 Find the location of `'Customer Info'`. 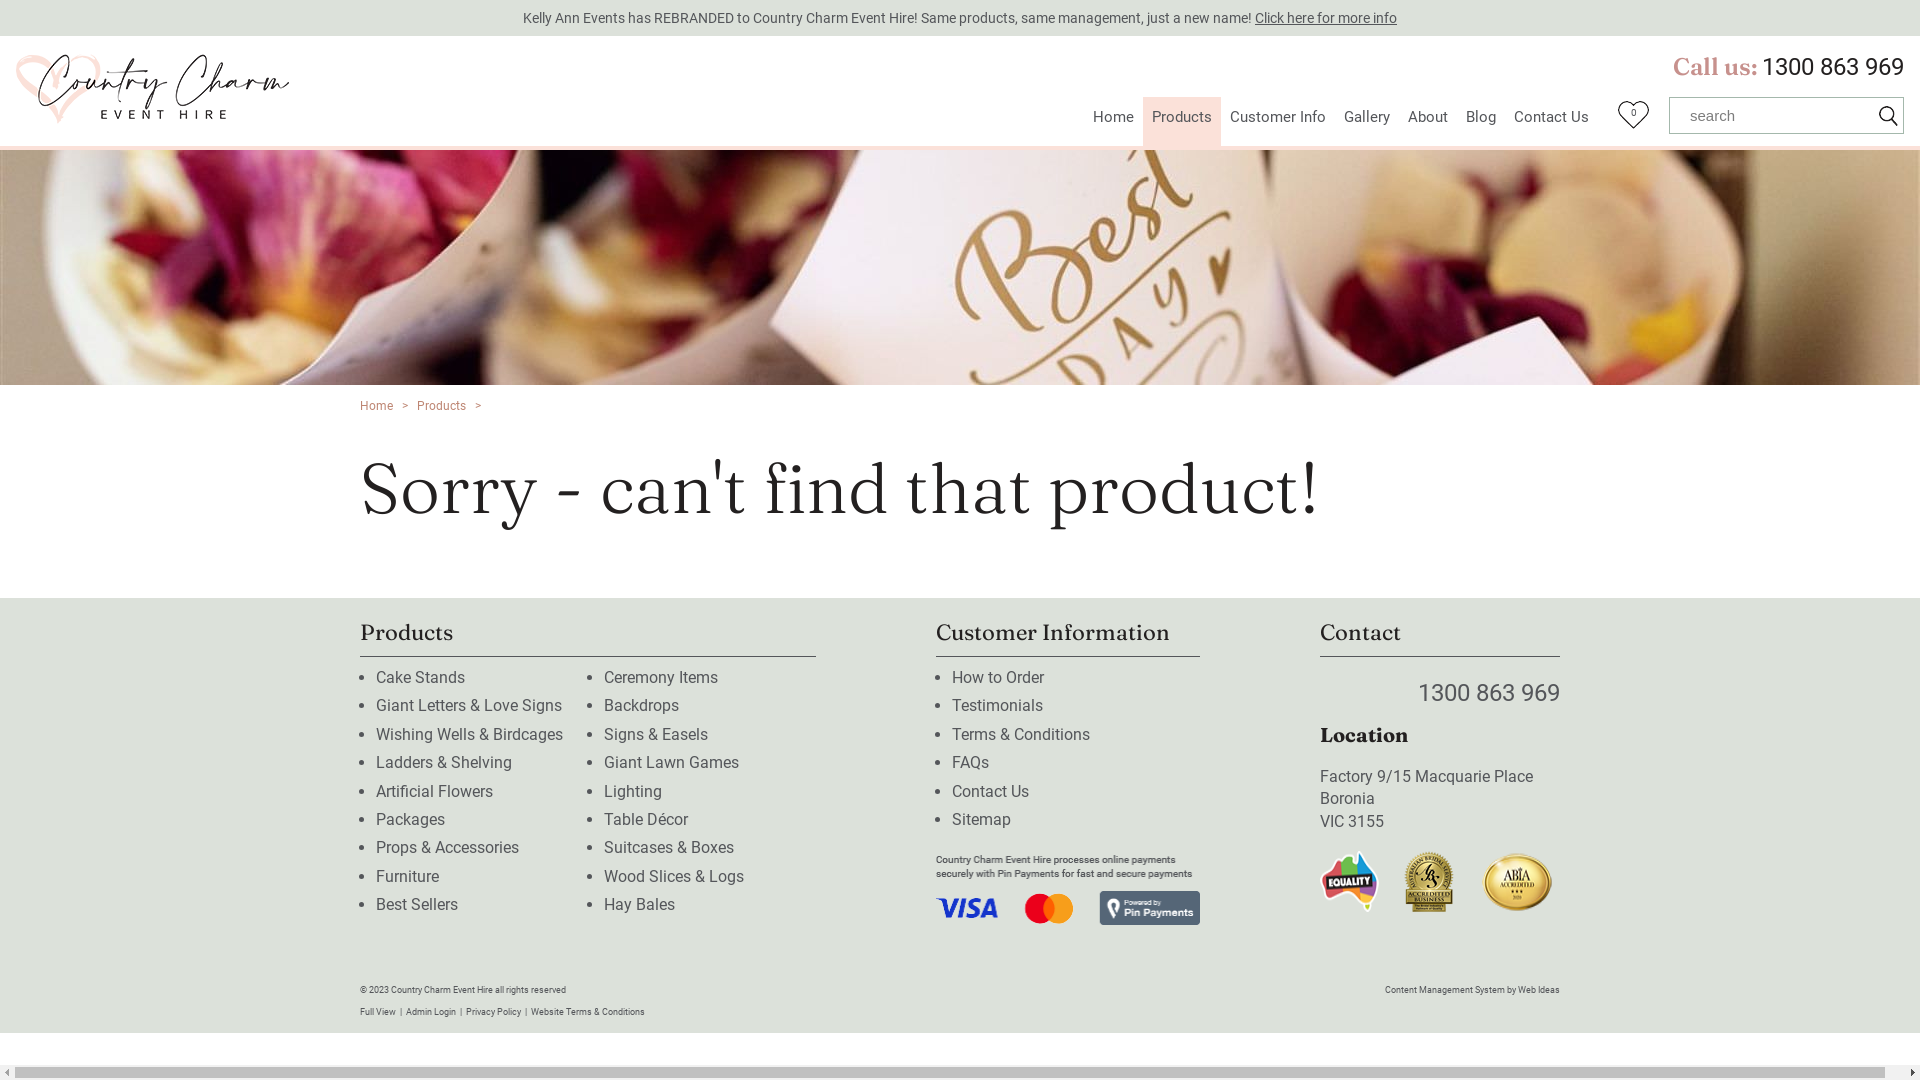

'Customer Info' is located at coordinates (1276, 121).